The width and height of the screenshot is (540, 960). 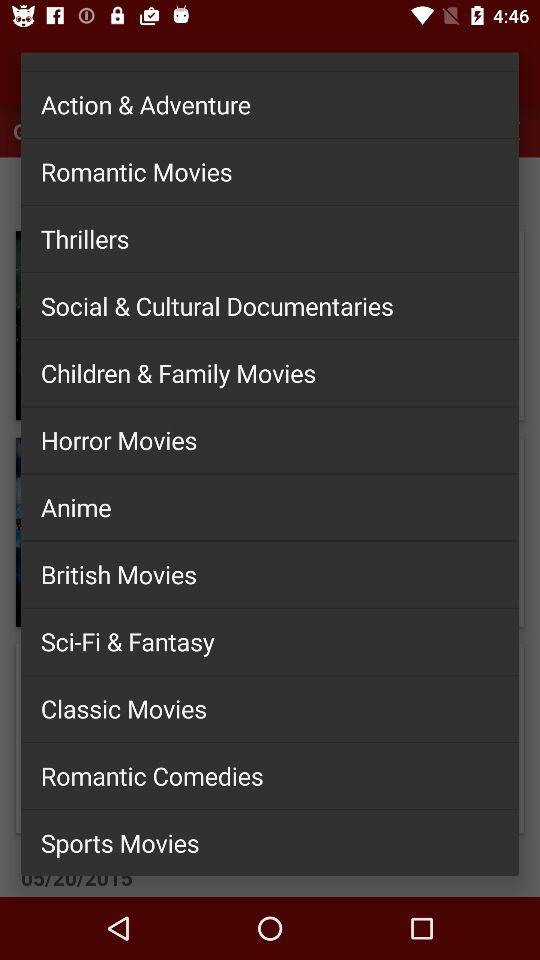 I want to click on romantic comedies icon, so click(x=270, y=774).